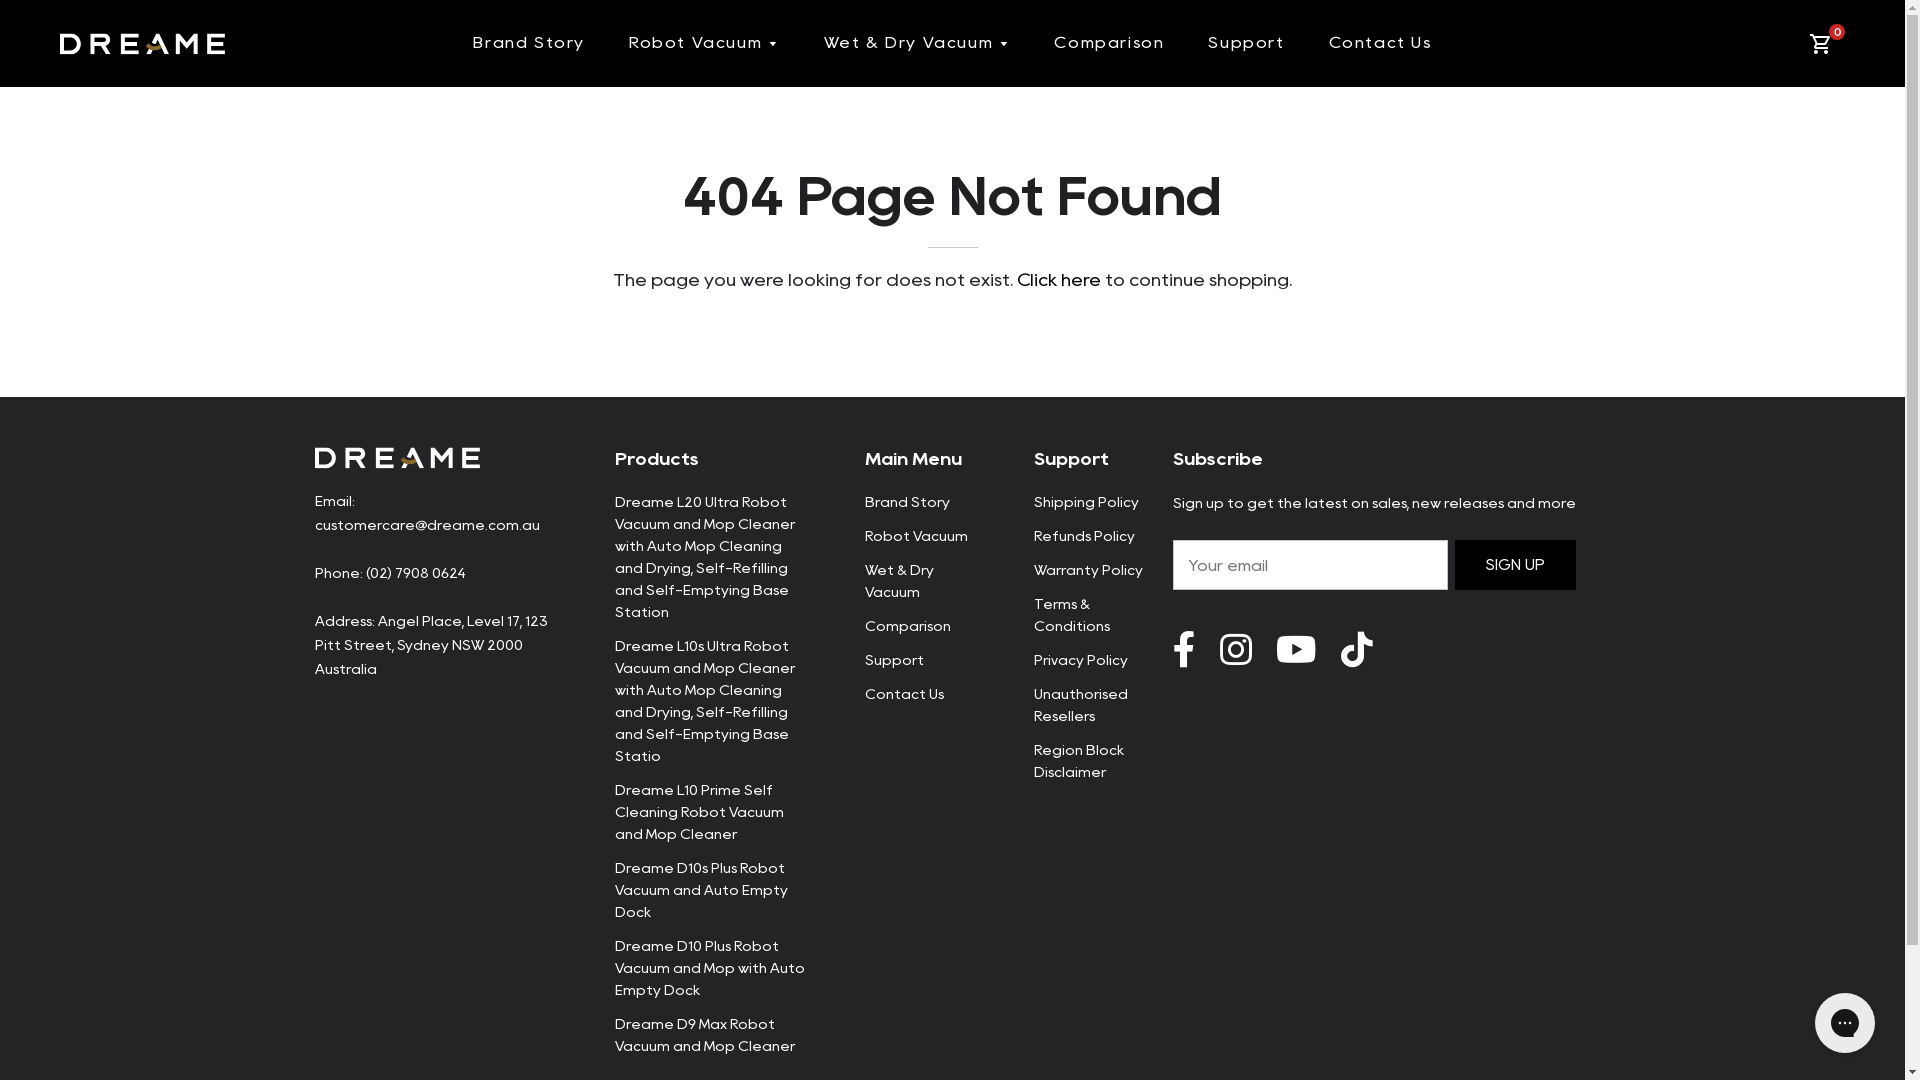 The width and height of the screenshot is (1920, 1080). Describe the element at coordinates (892, 659) in the screenshot. I see `'Support'` at that location.